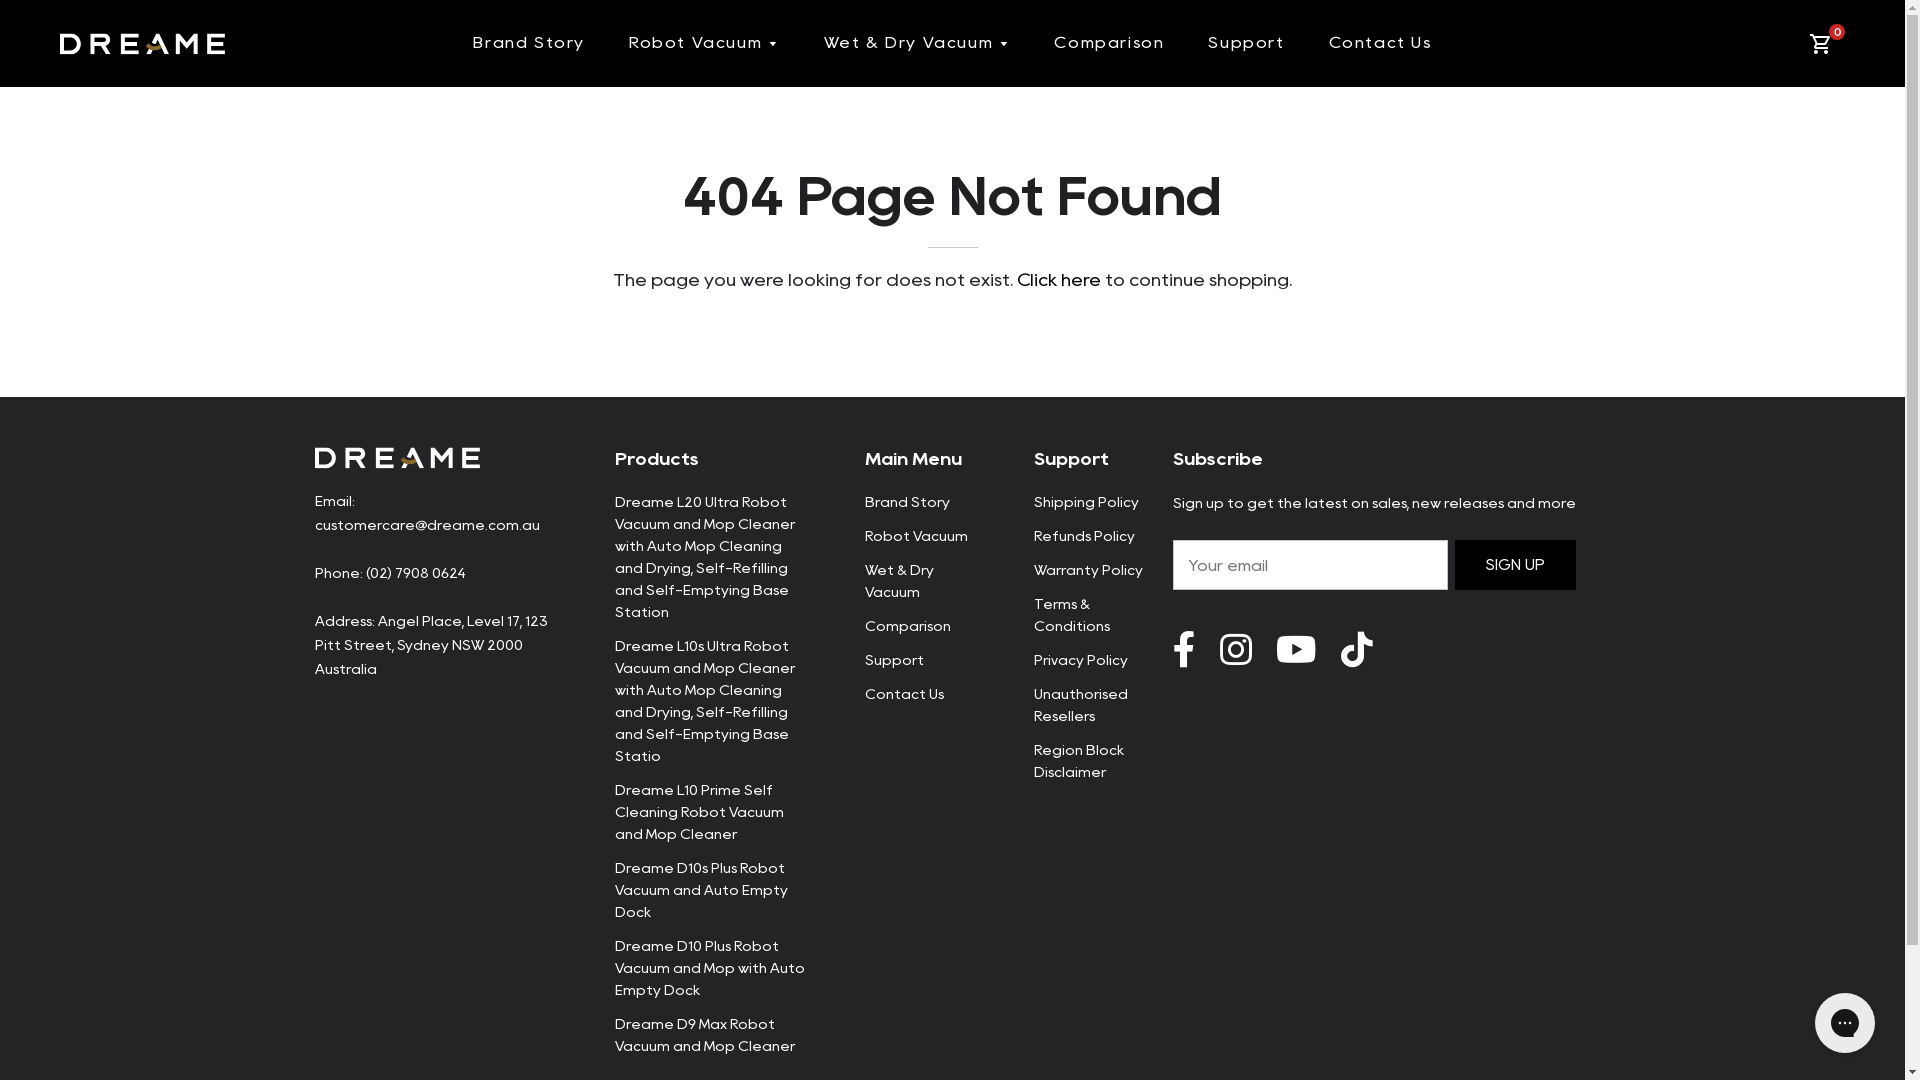 The width and height of the screenshot is (1920, 1080). Describe the element at coordinates (892, 659) in the screenshot. I see `'Support'` at that location.